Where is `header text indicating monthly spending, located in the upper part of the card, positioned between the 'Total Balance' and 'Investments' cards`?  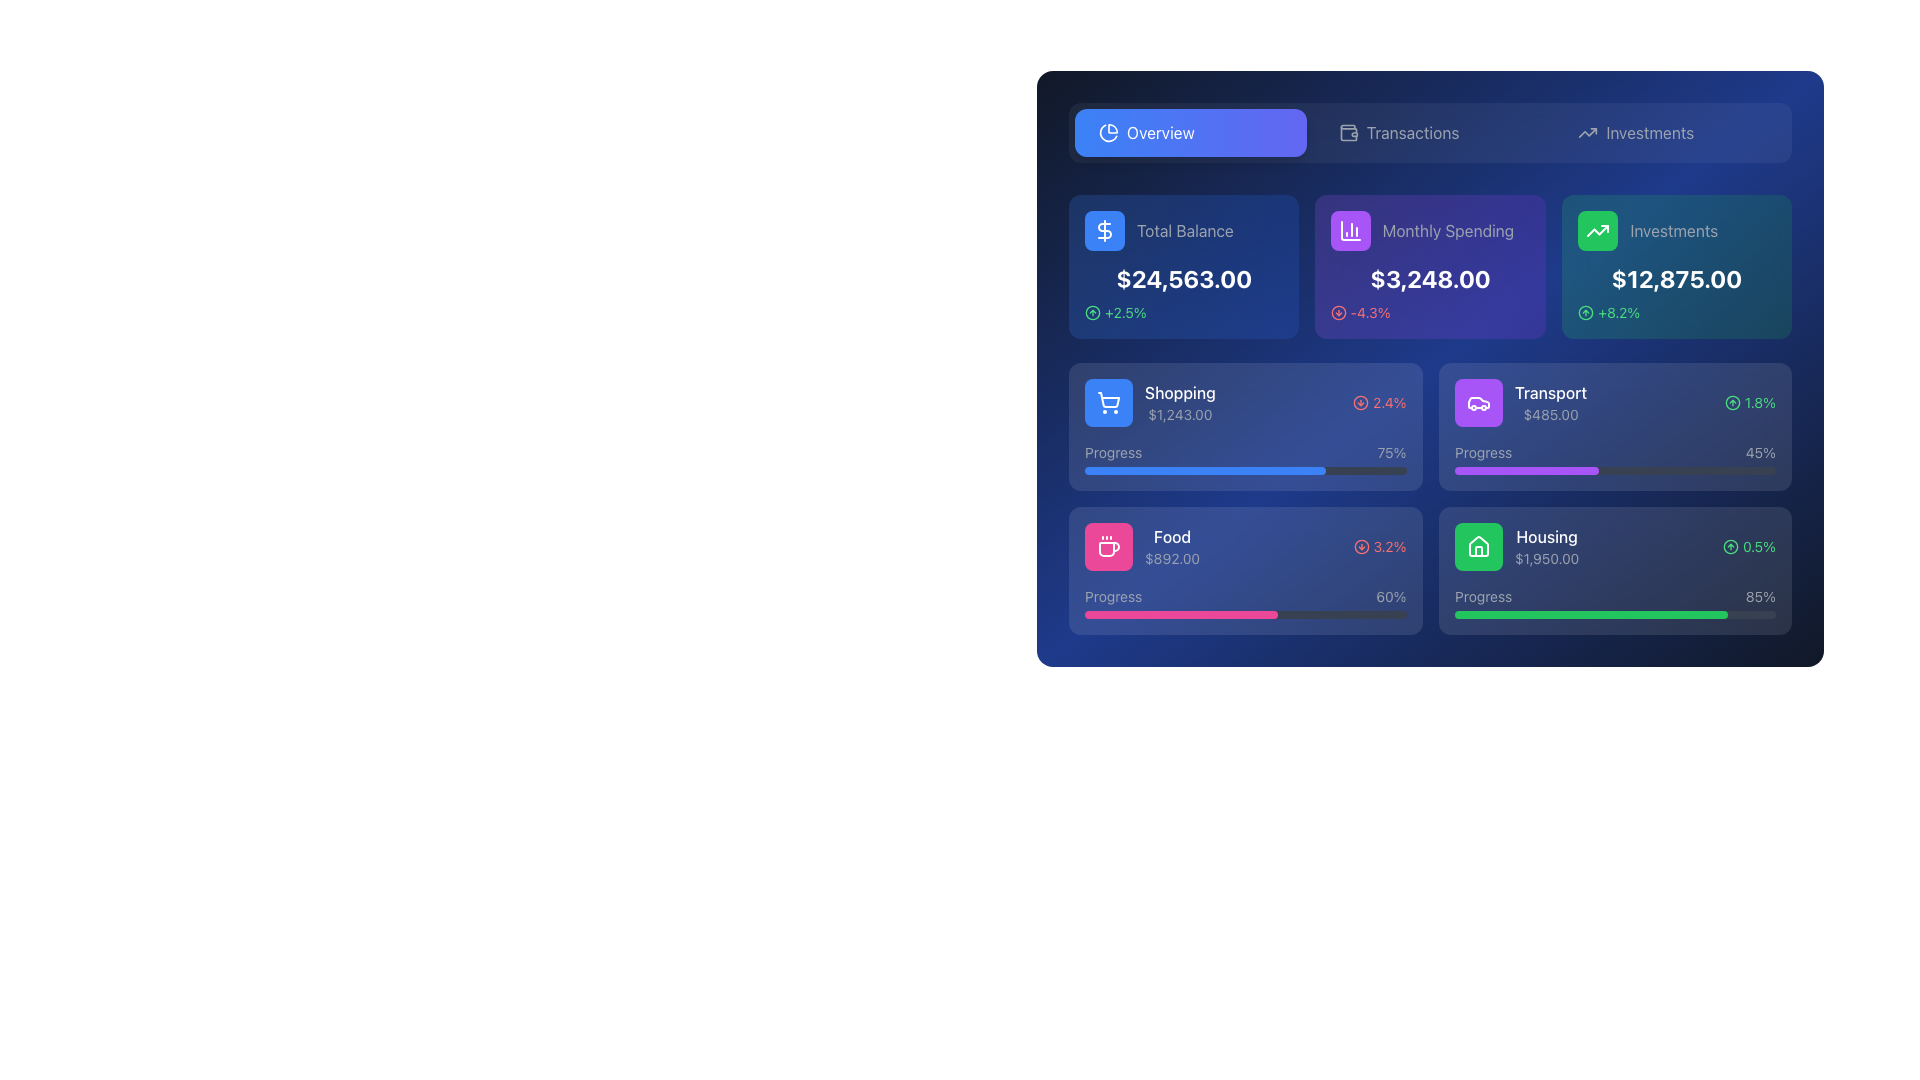
header text indicating monthly spending, located in the upper part of the card, positioned between the 'Total Balance' and 'Investments' cards is located at coordinates (1429, 230).